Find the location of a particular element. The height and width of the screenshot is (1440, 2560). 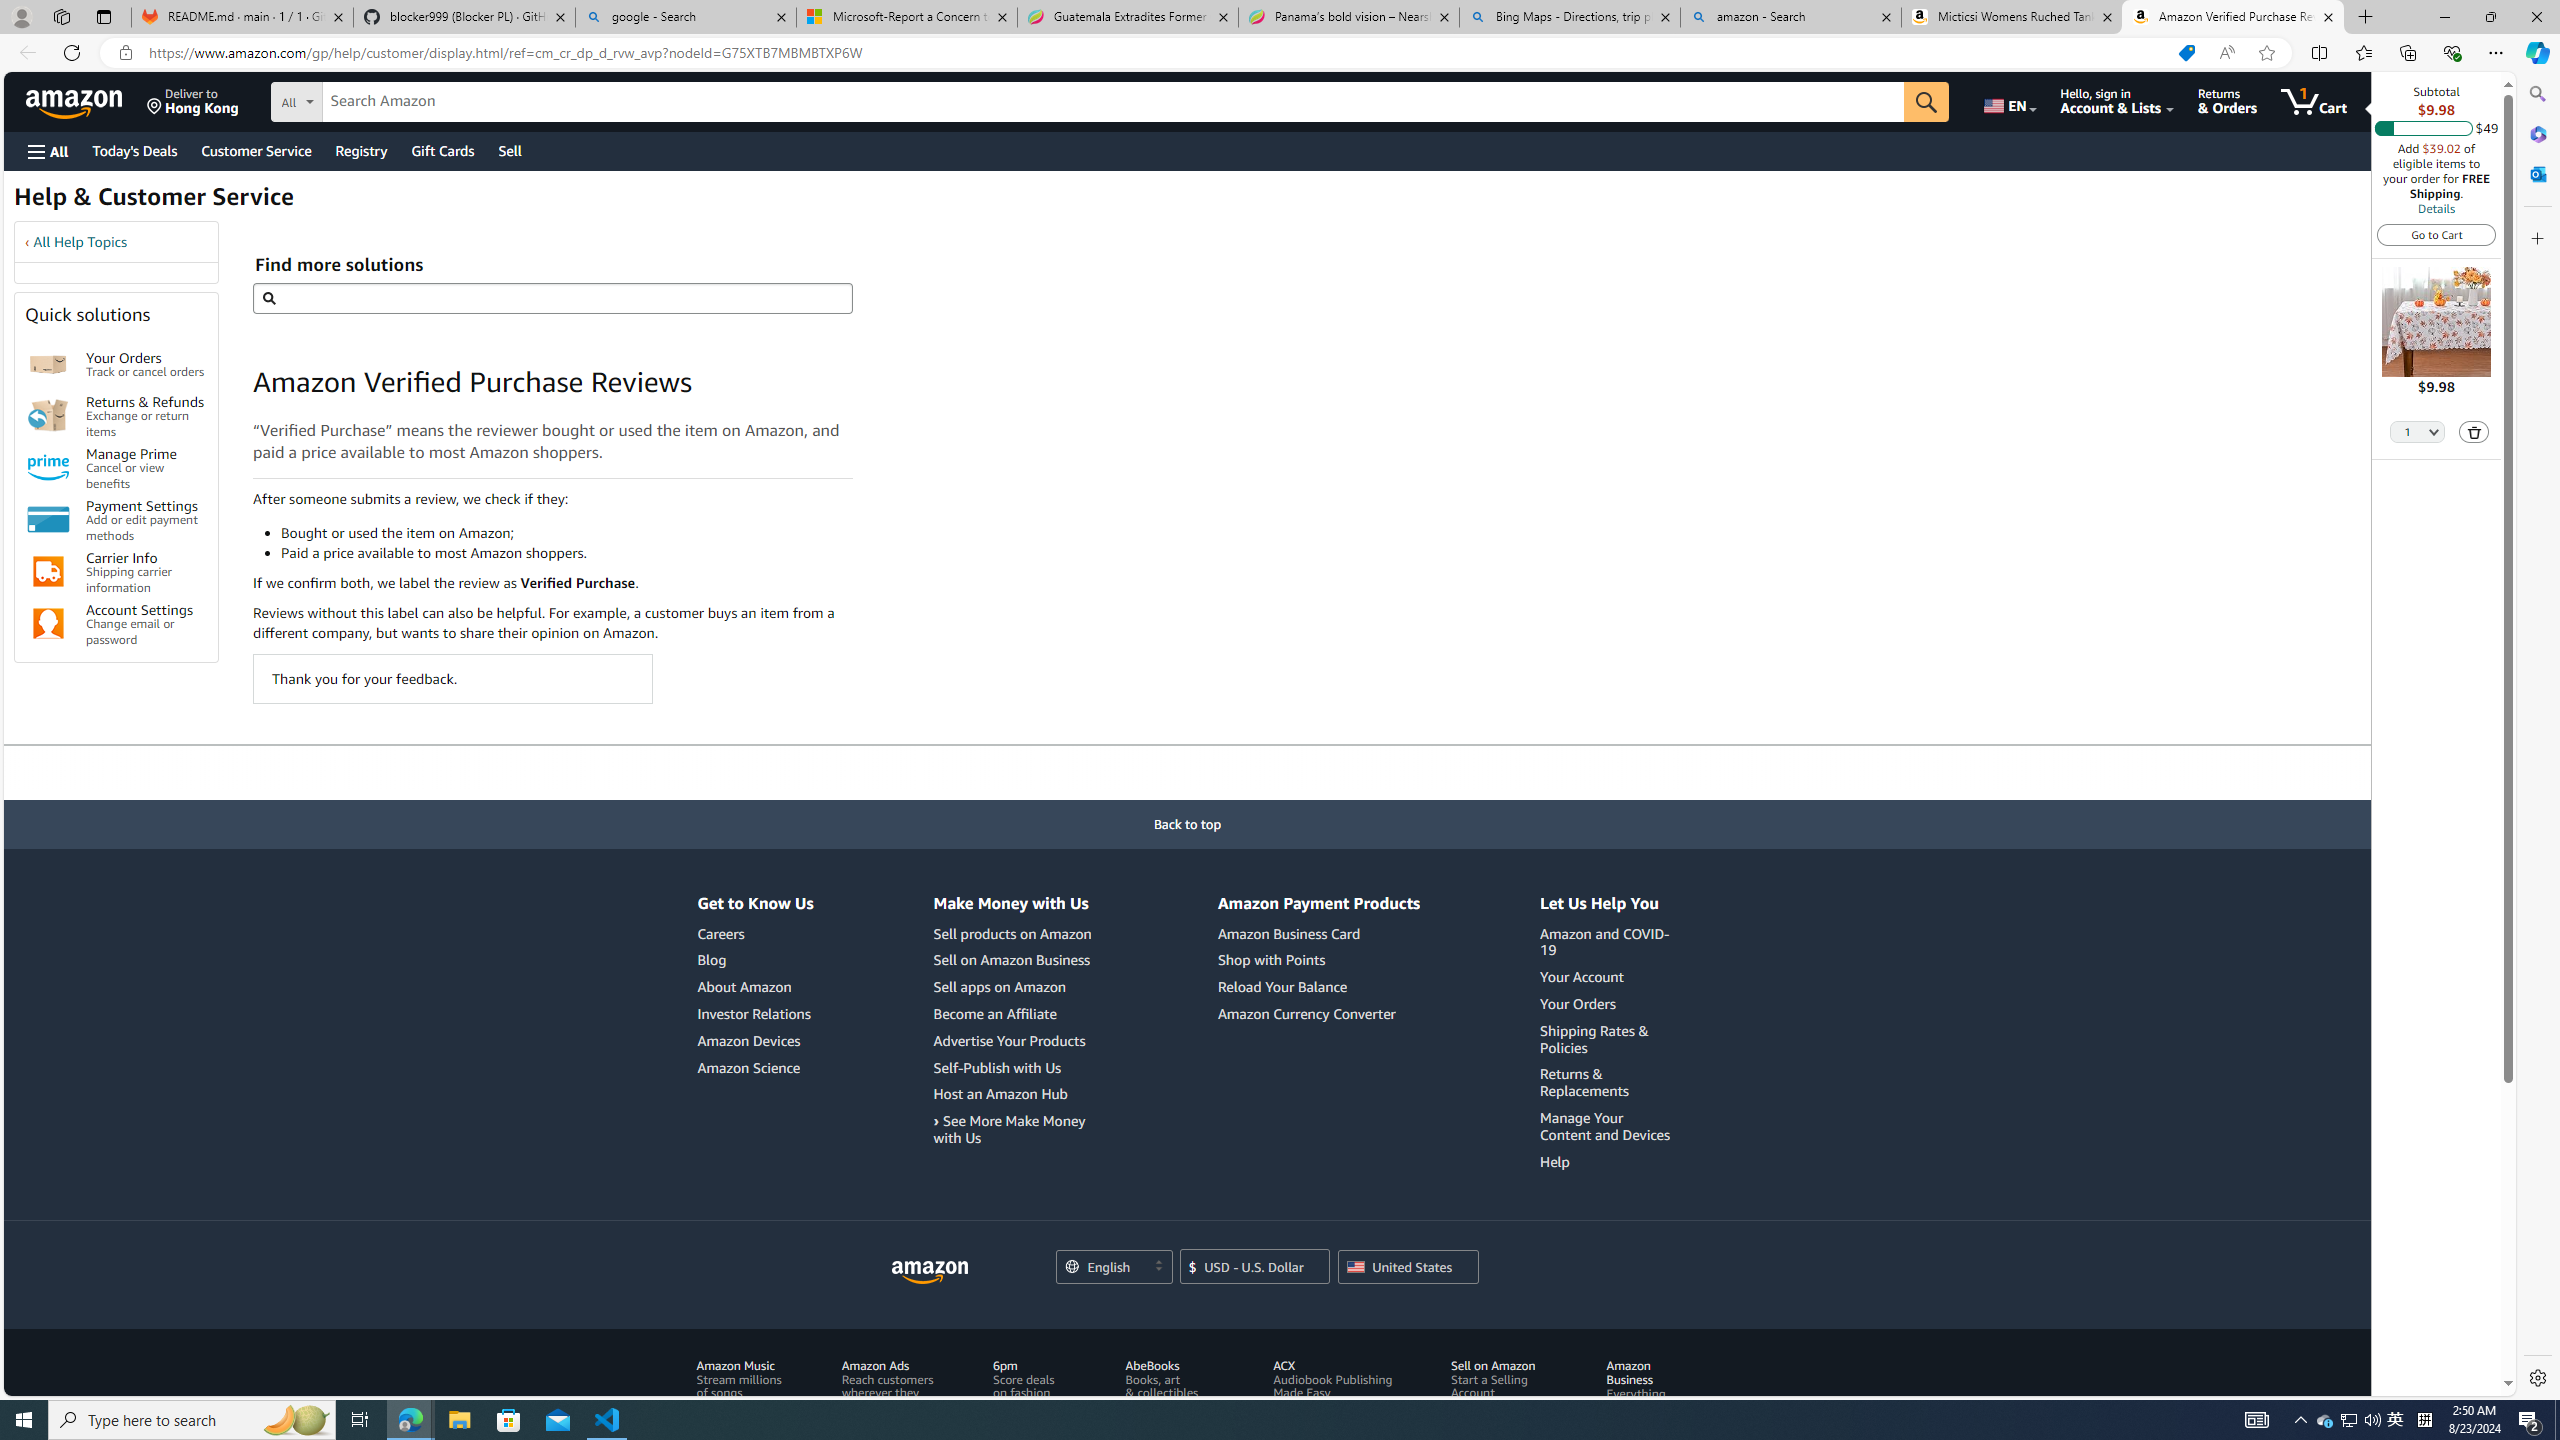

'Amazon Currency Converter' is located at coordinates (1304, 1012).